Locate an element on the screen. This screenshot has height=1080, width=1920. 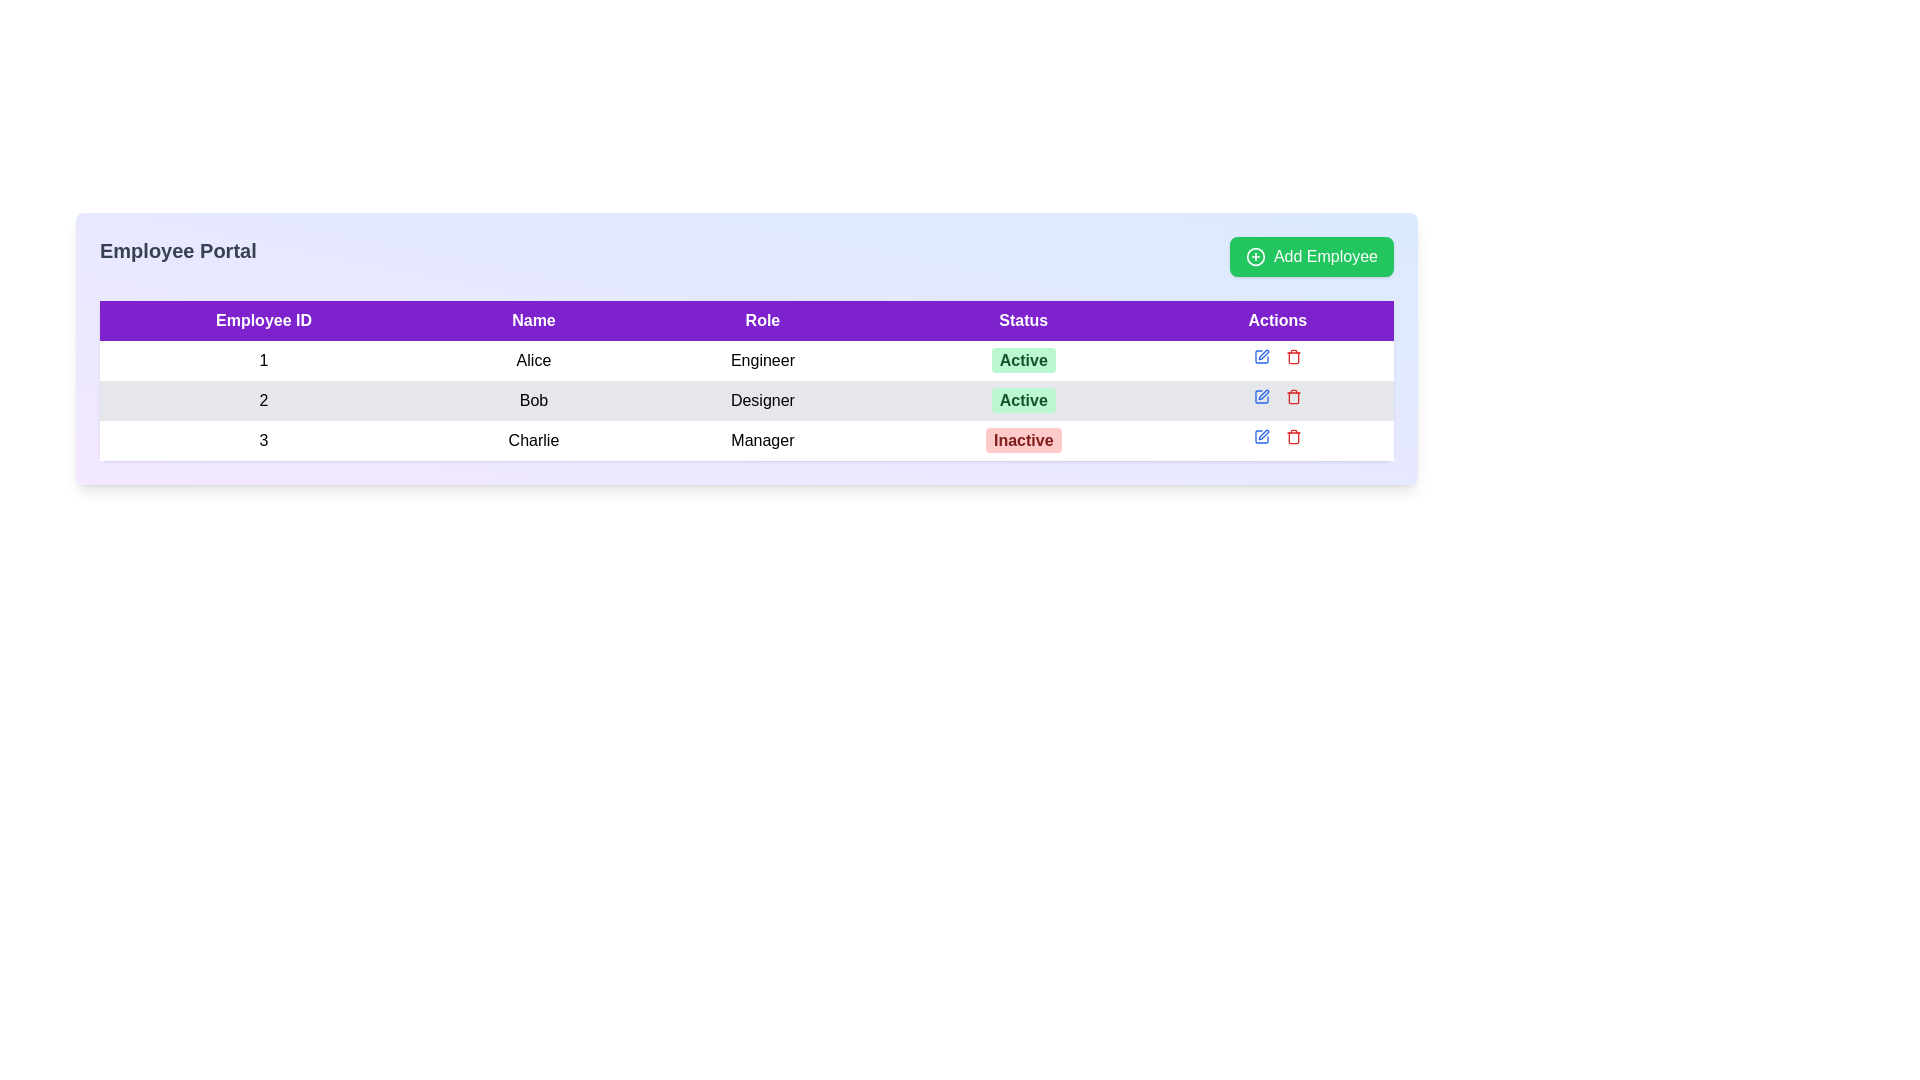
the red button labeled 'Inactive' in the last row of the table under the 'Status' column, associated with 'Charlie' as the employee name and 'Manager' as the role is located at coordinates (1023, 439).